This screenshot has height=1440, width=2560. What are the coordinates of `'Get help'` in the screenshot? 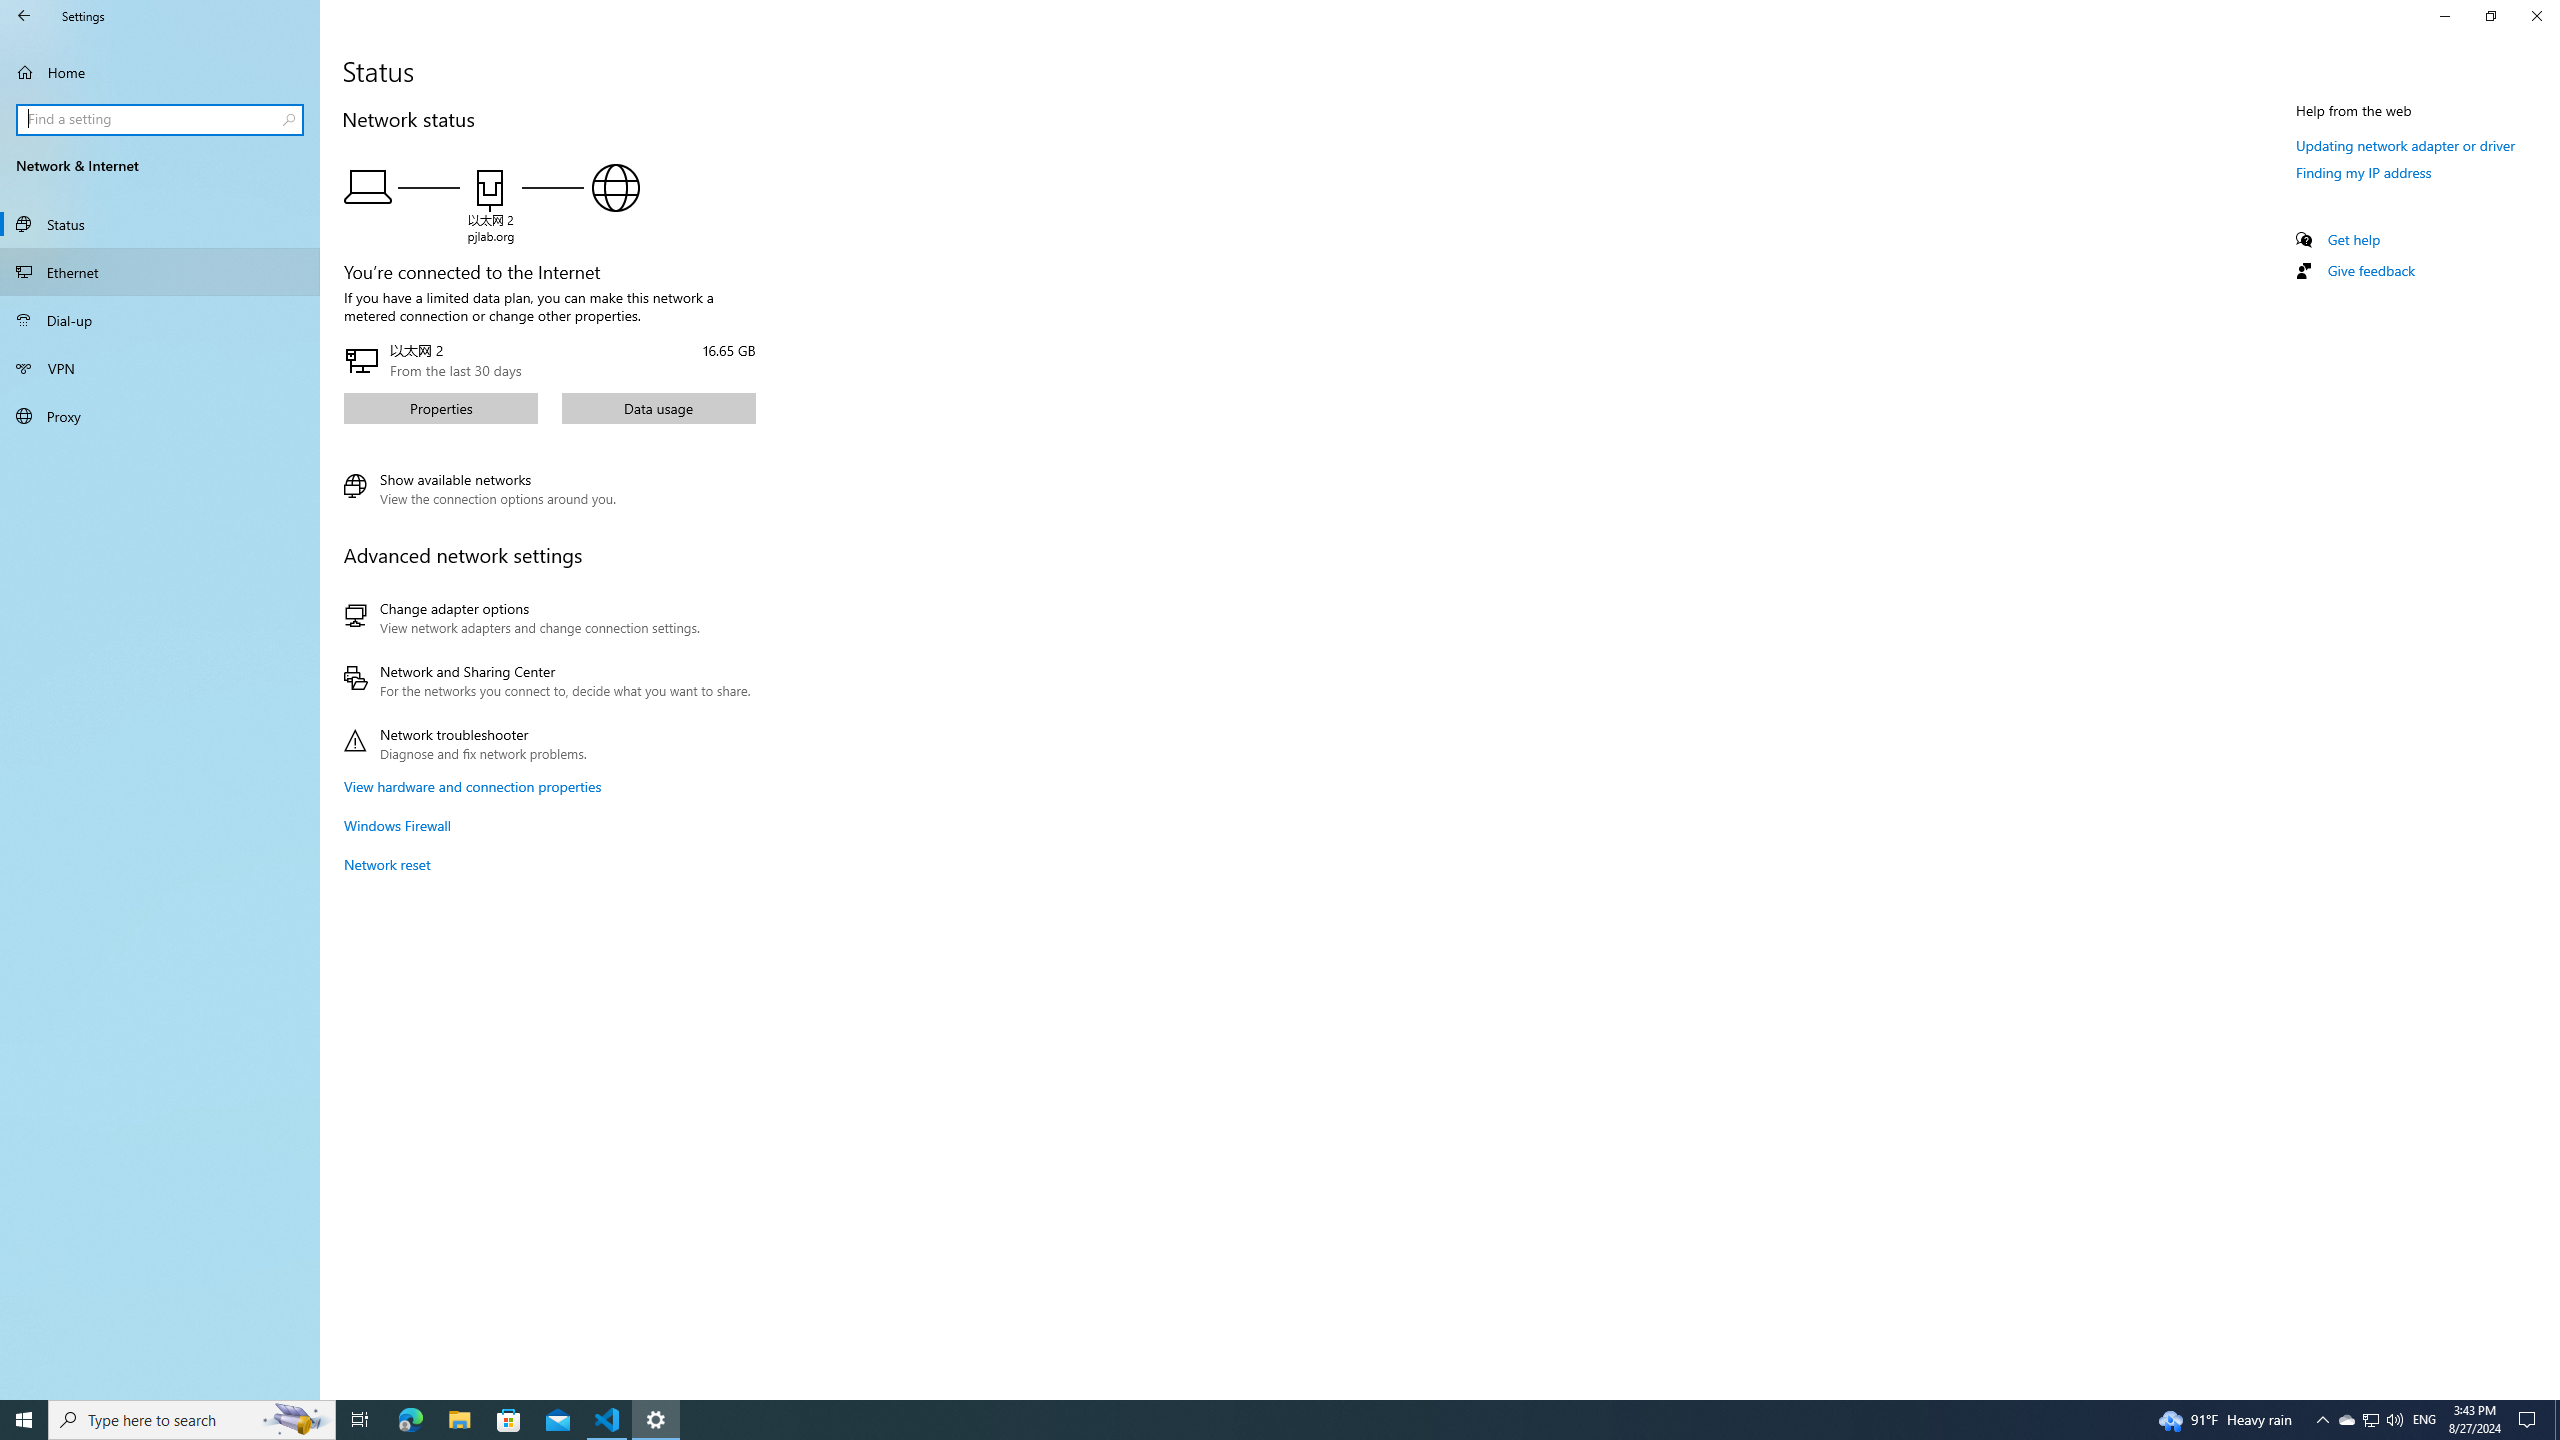 It's located at (2352, 238).